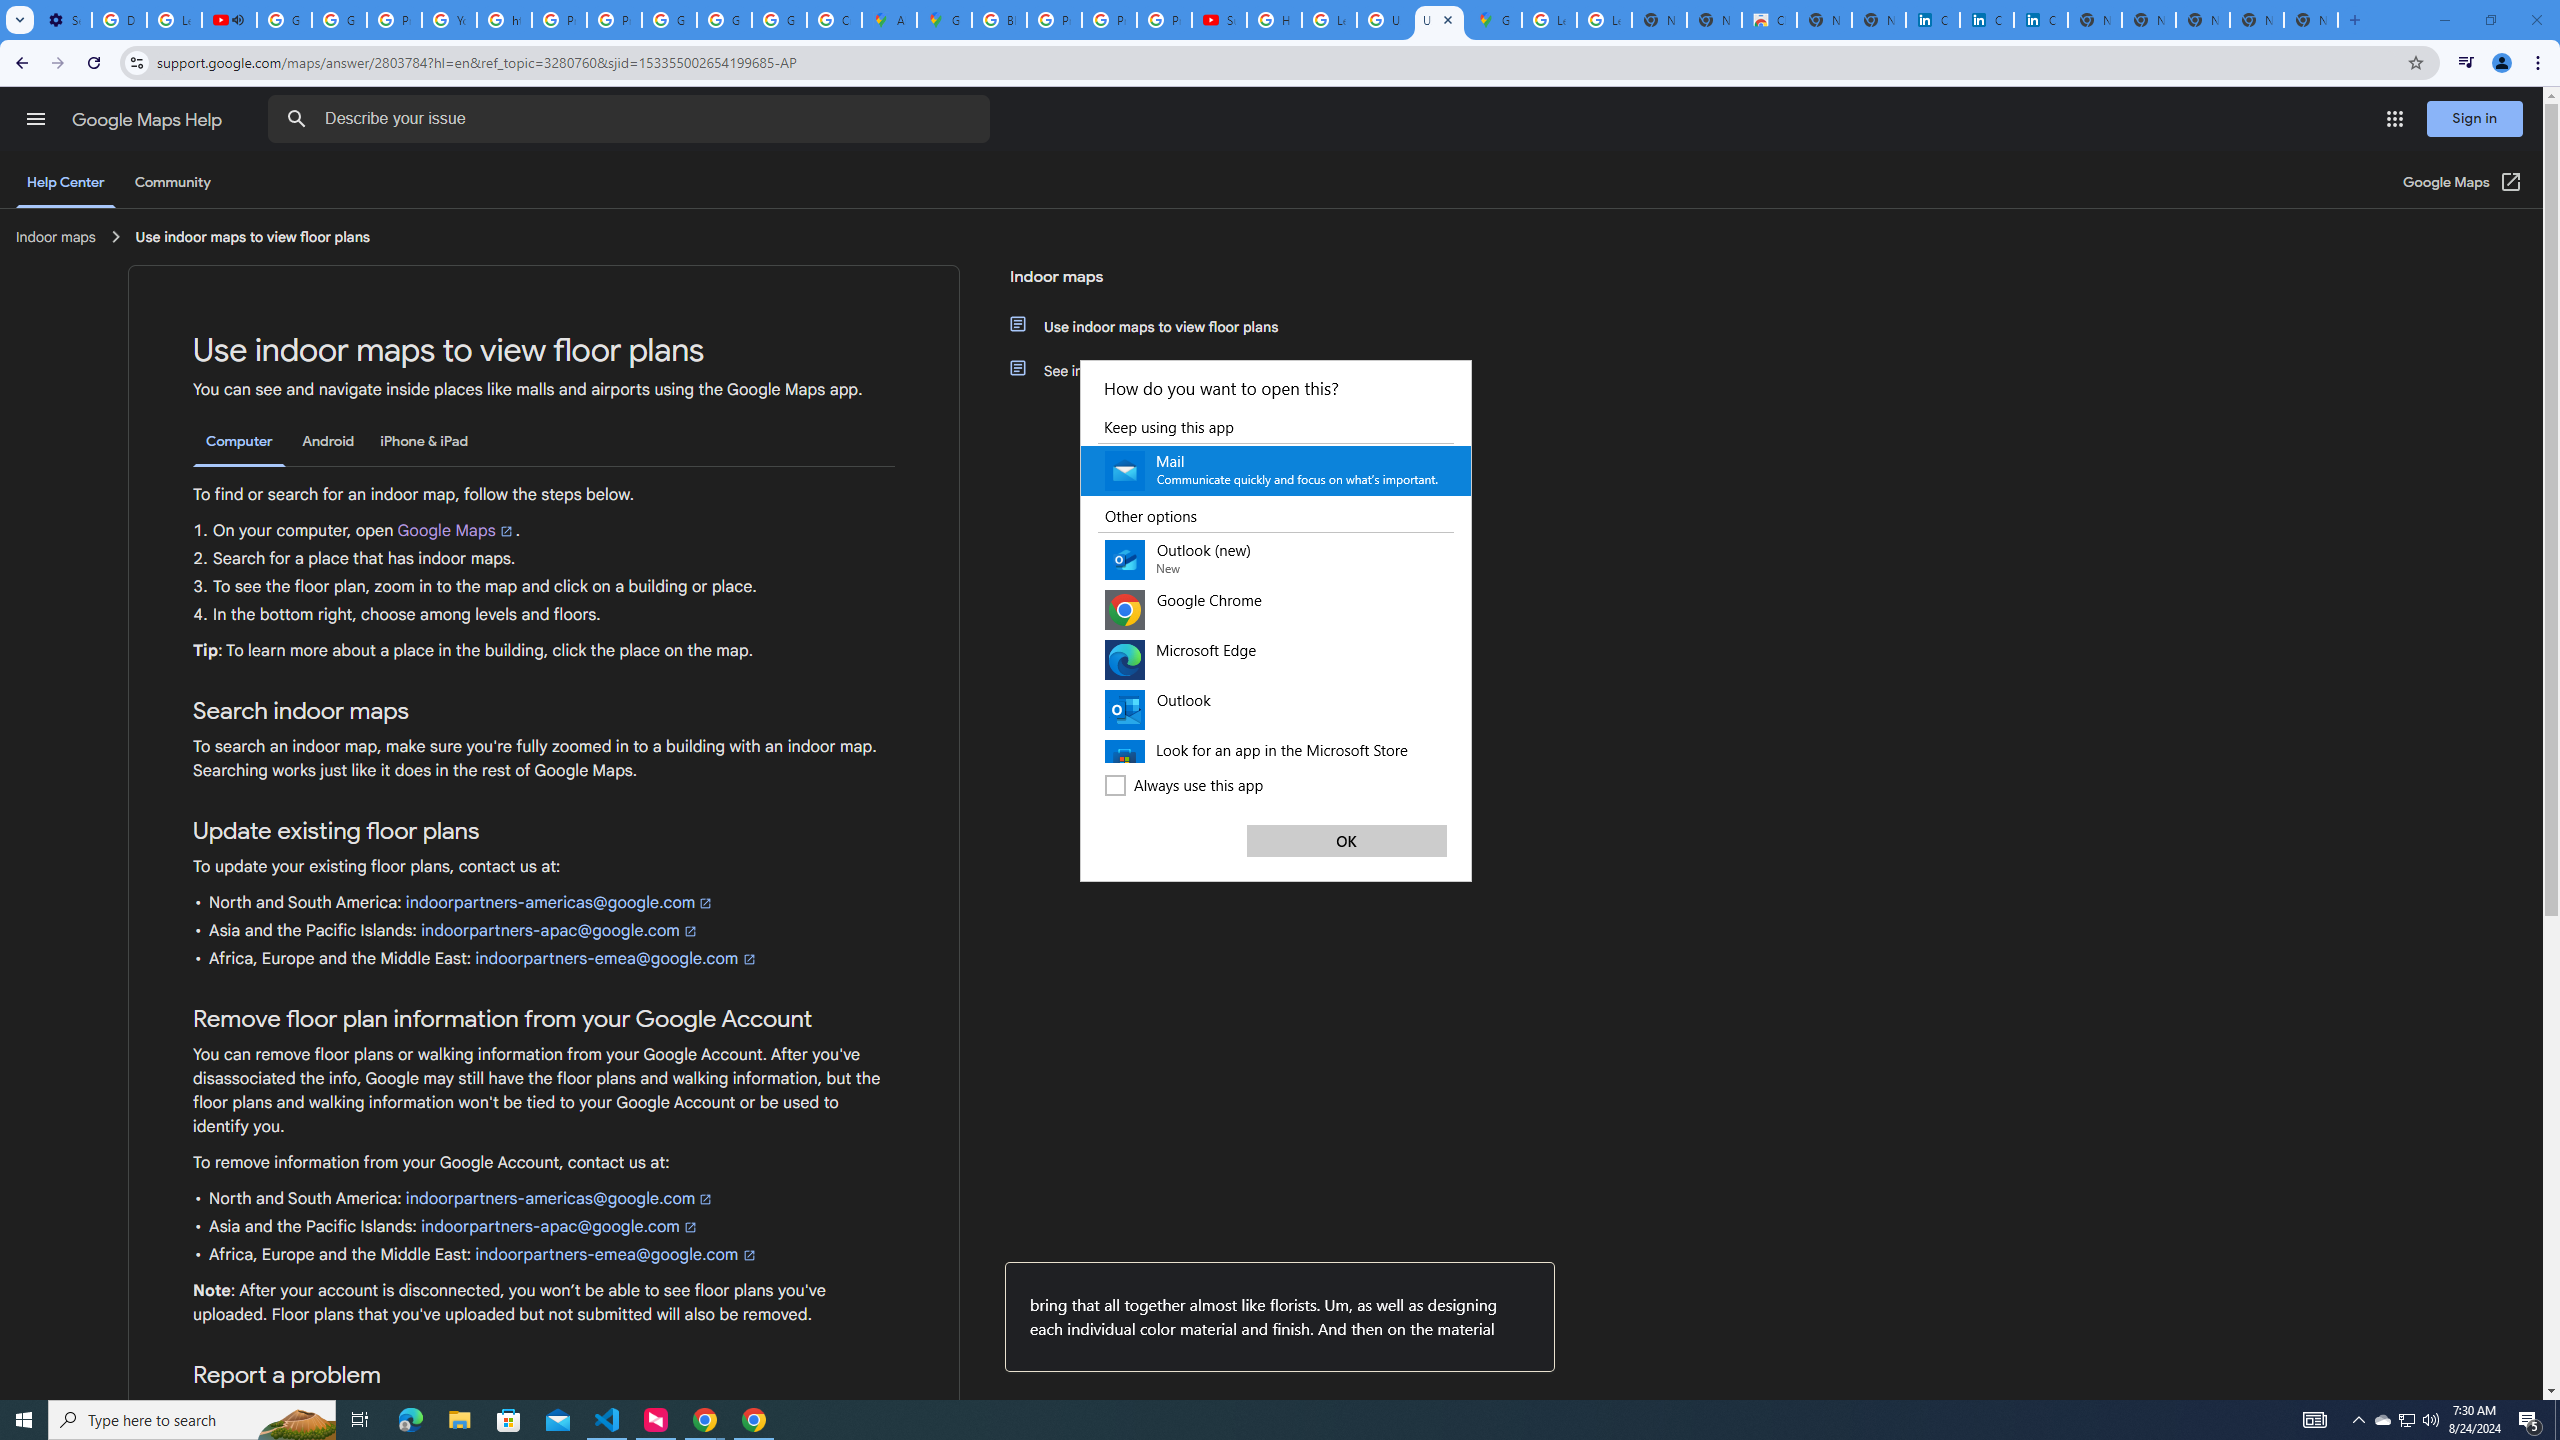  I want to click on 'Cookie Policy | LinkedIn', so click(1985, 19).